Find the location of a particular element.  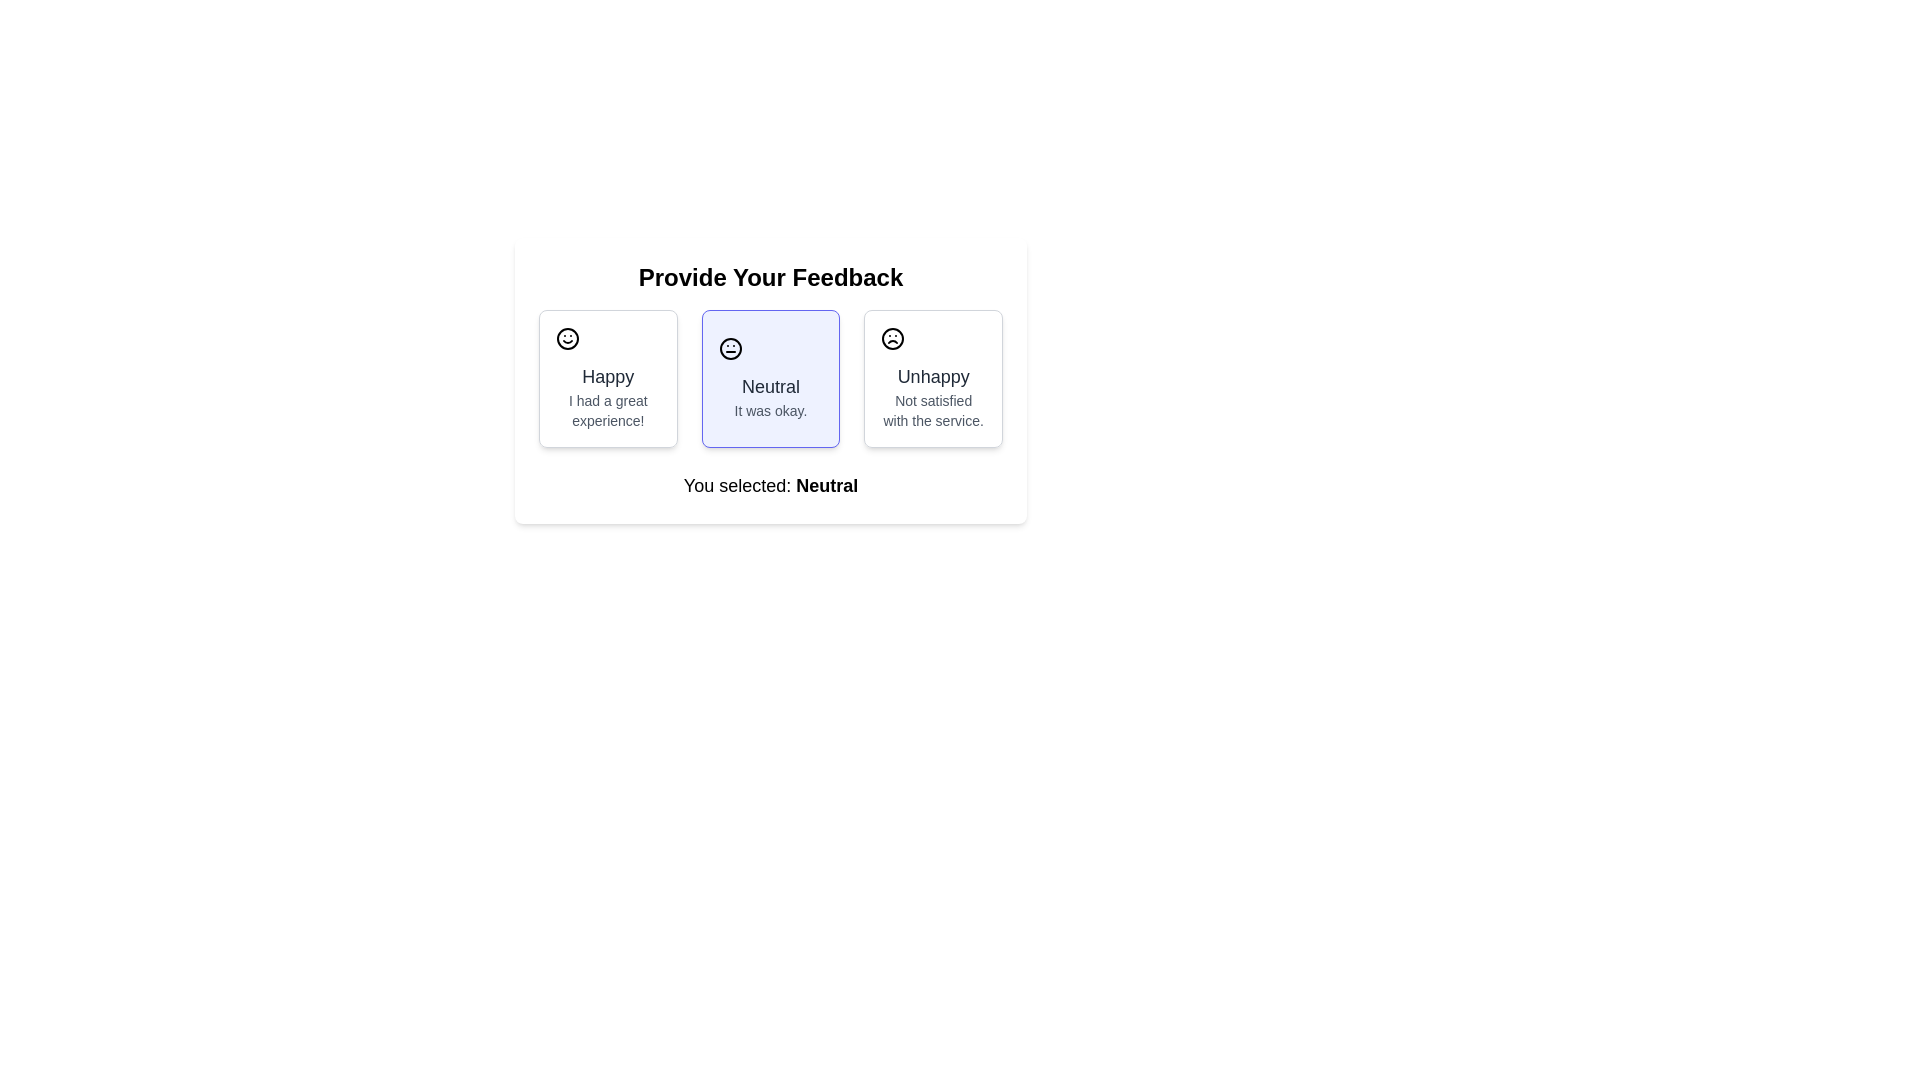

the 'Unhappy' feedback option, which is a rectangular button with a sad face icon and text indicating dissatisfaction, located at the coordinates provided is located at coordinates (932, 378).